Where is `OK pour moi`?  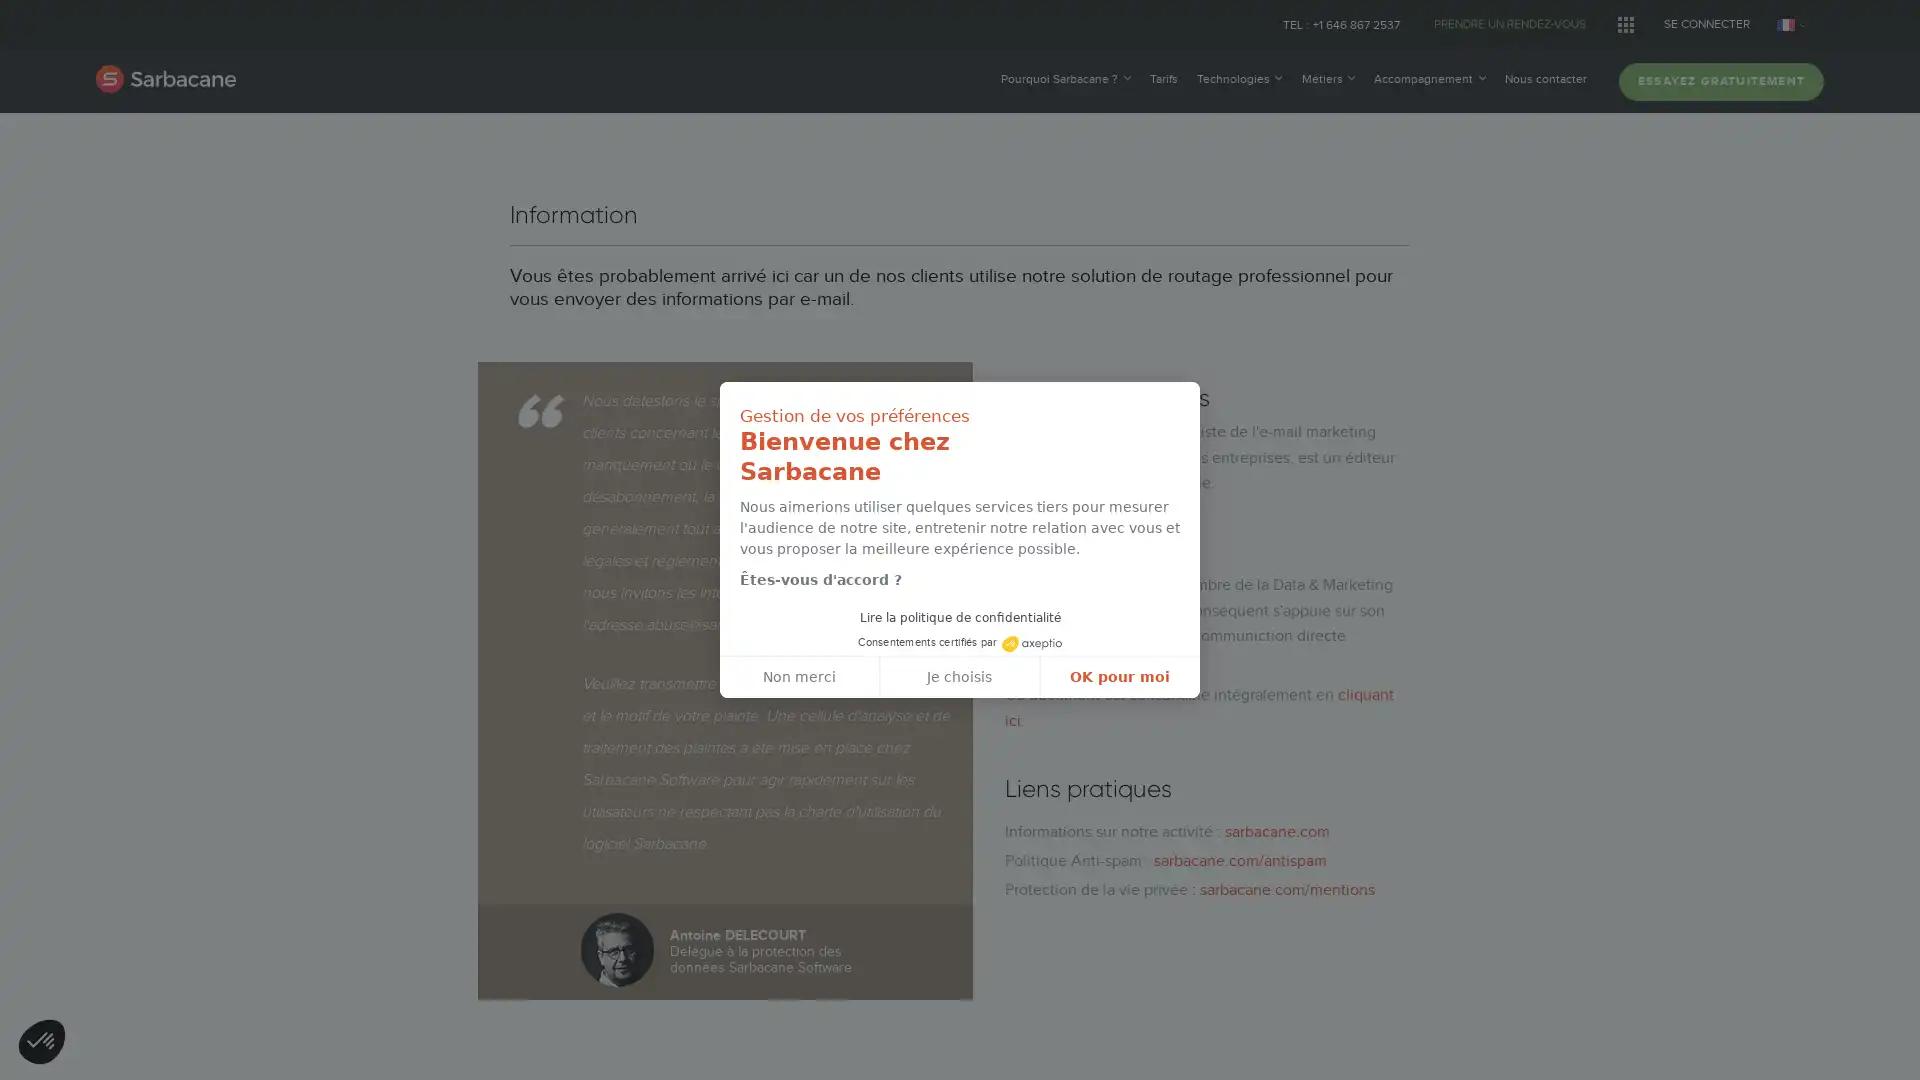 OK pour moi is located at coordinates (1118, 676).